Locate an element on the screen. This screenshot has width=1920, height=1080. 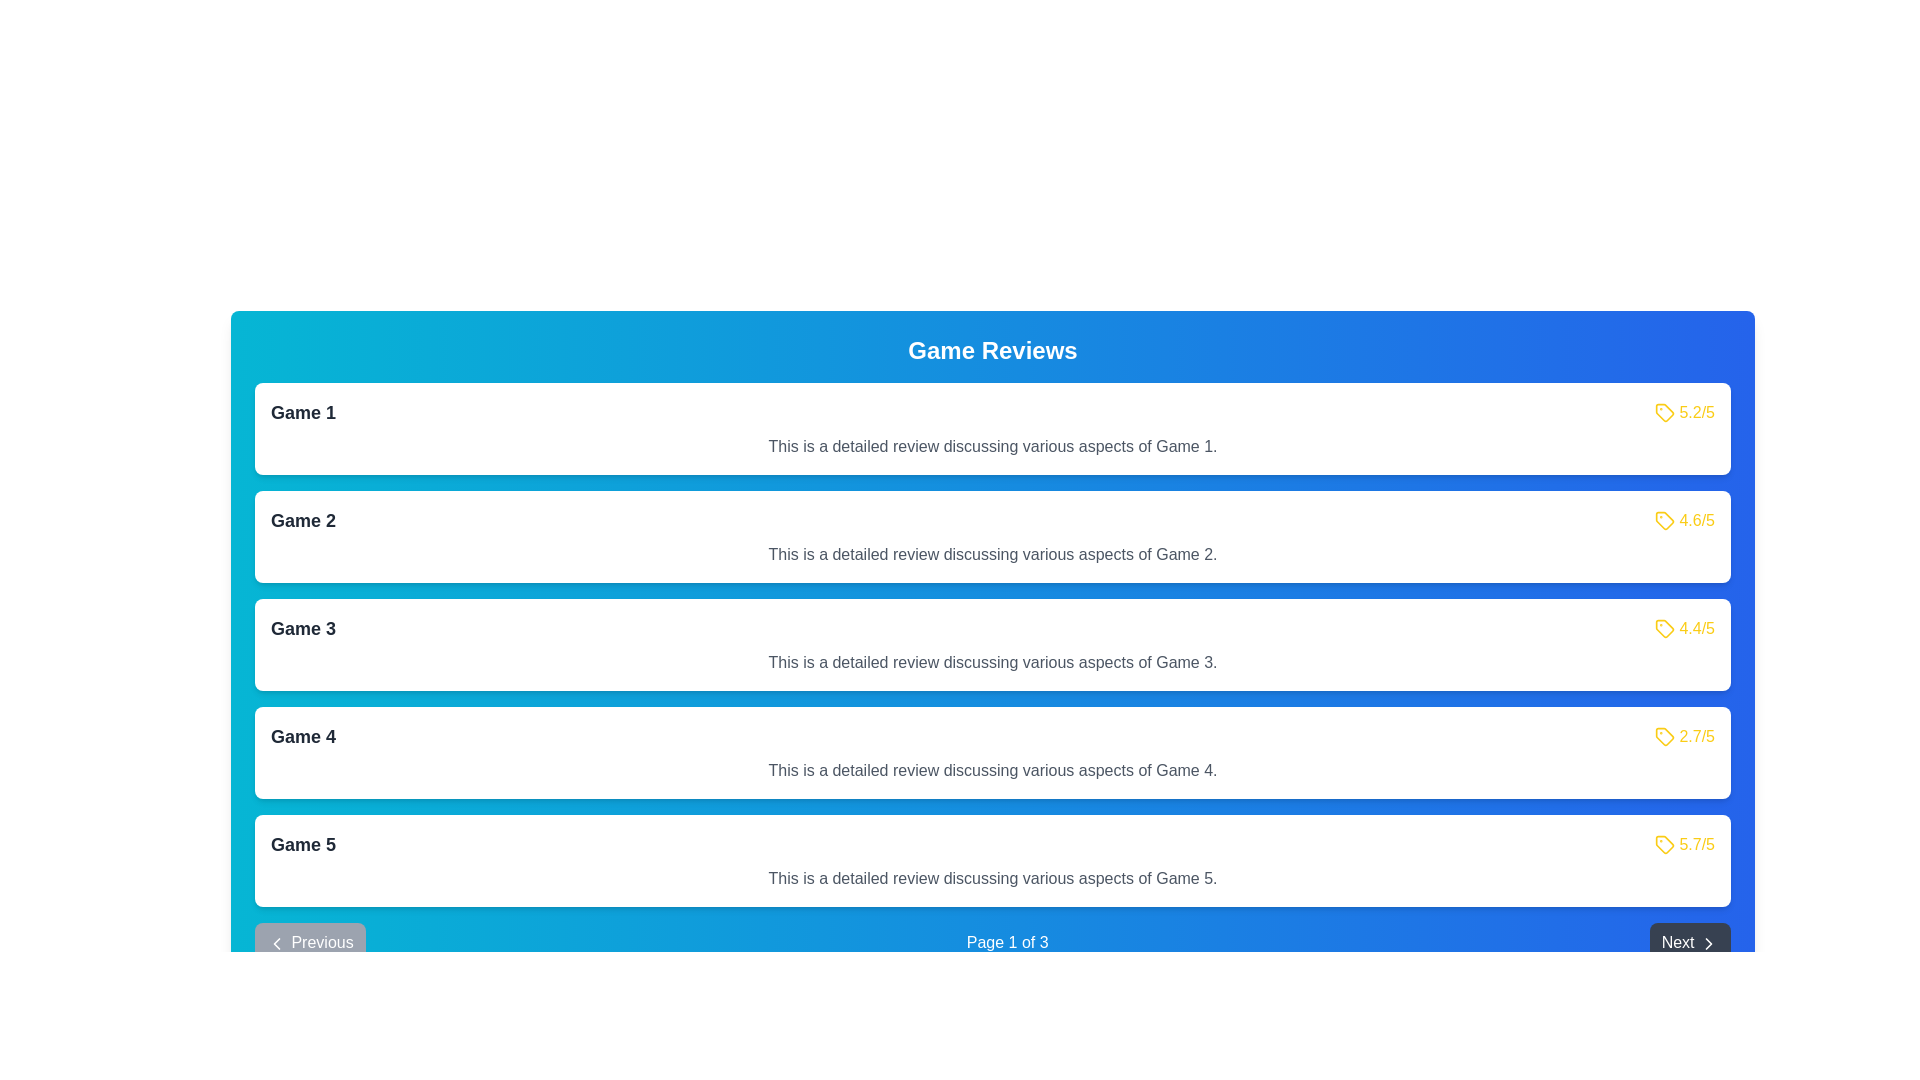
the visual representation of the Graphical Icon in the fourth 'Game Review' section, which signifies a numerical rating of '2.7/5' is located at coordinates (1665, 736).